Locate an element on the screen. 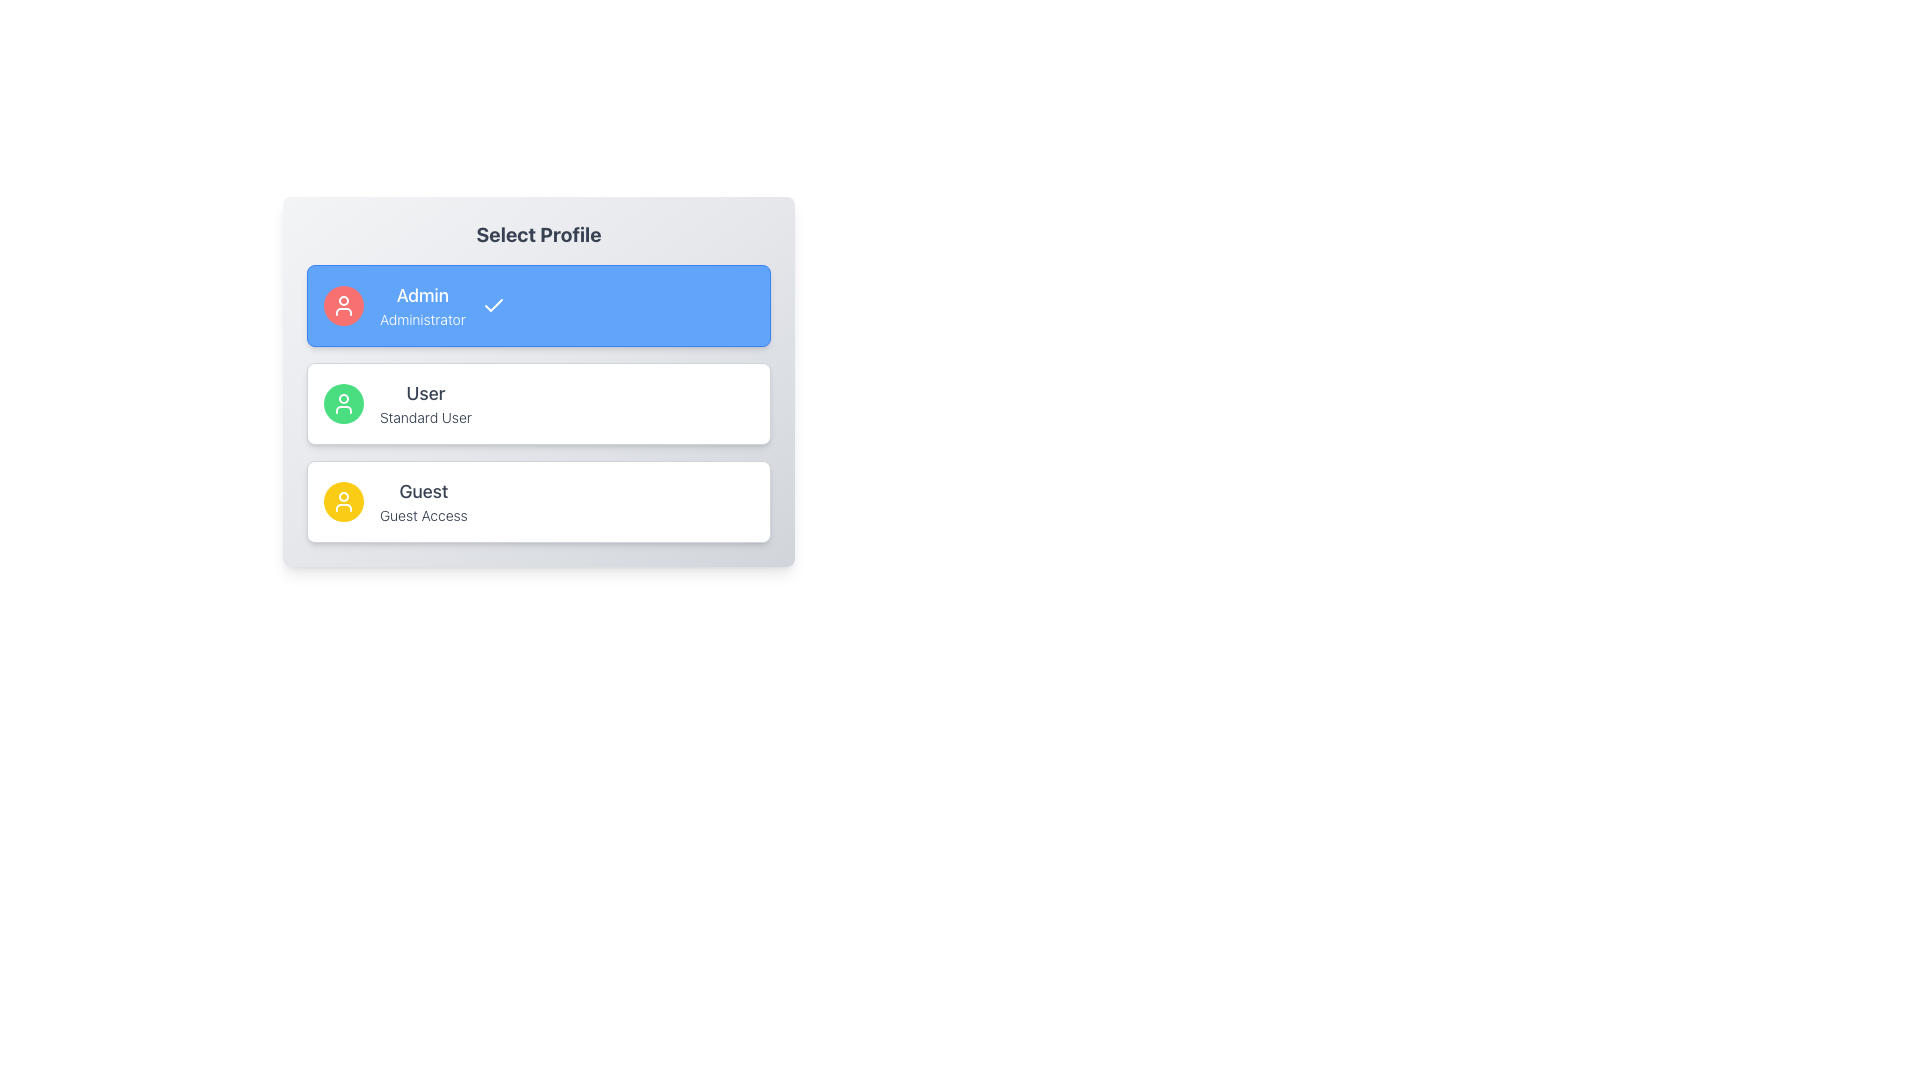  the circular red icon with a white user silhouette located at the top-left corner of the 'Admin' selection card, serving as a profile picture placeholder is located at coordinates (344, 305).